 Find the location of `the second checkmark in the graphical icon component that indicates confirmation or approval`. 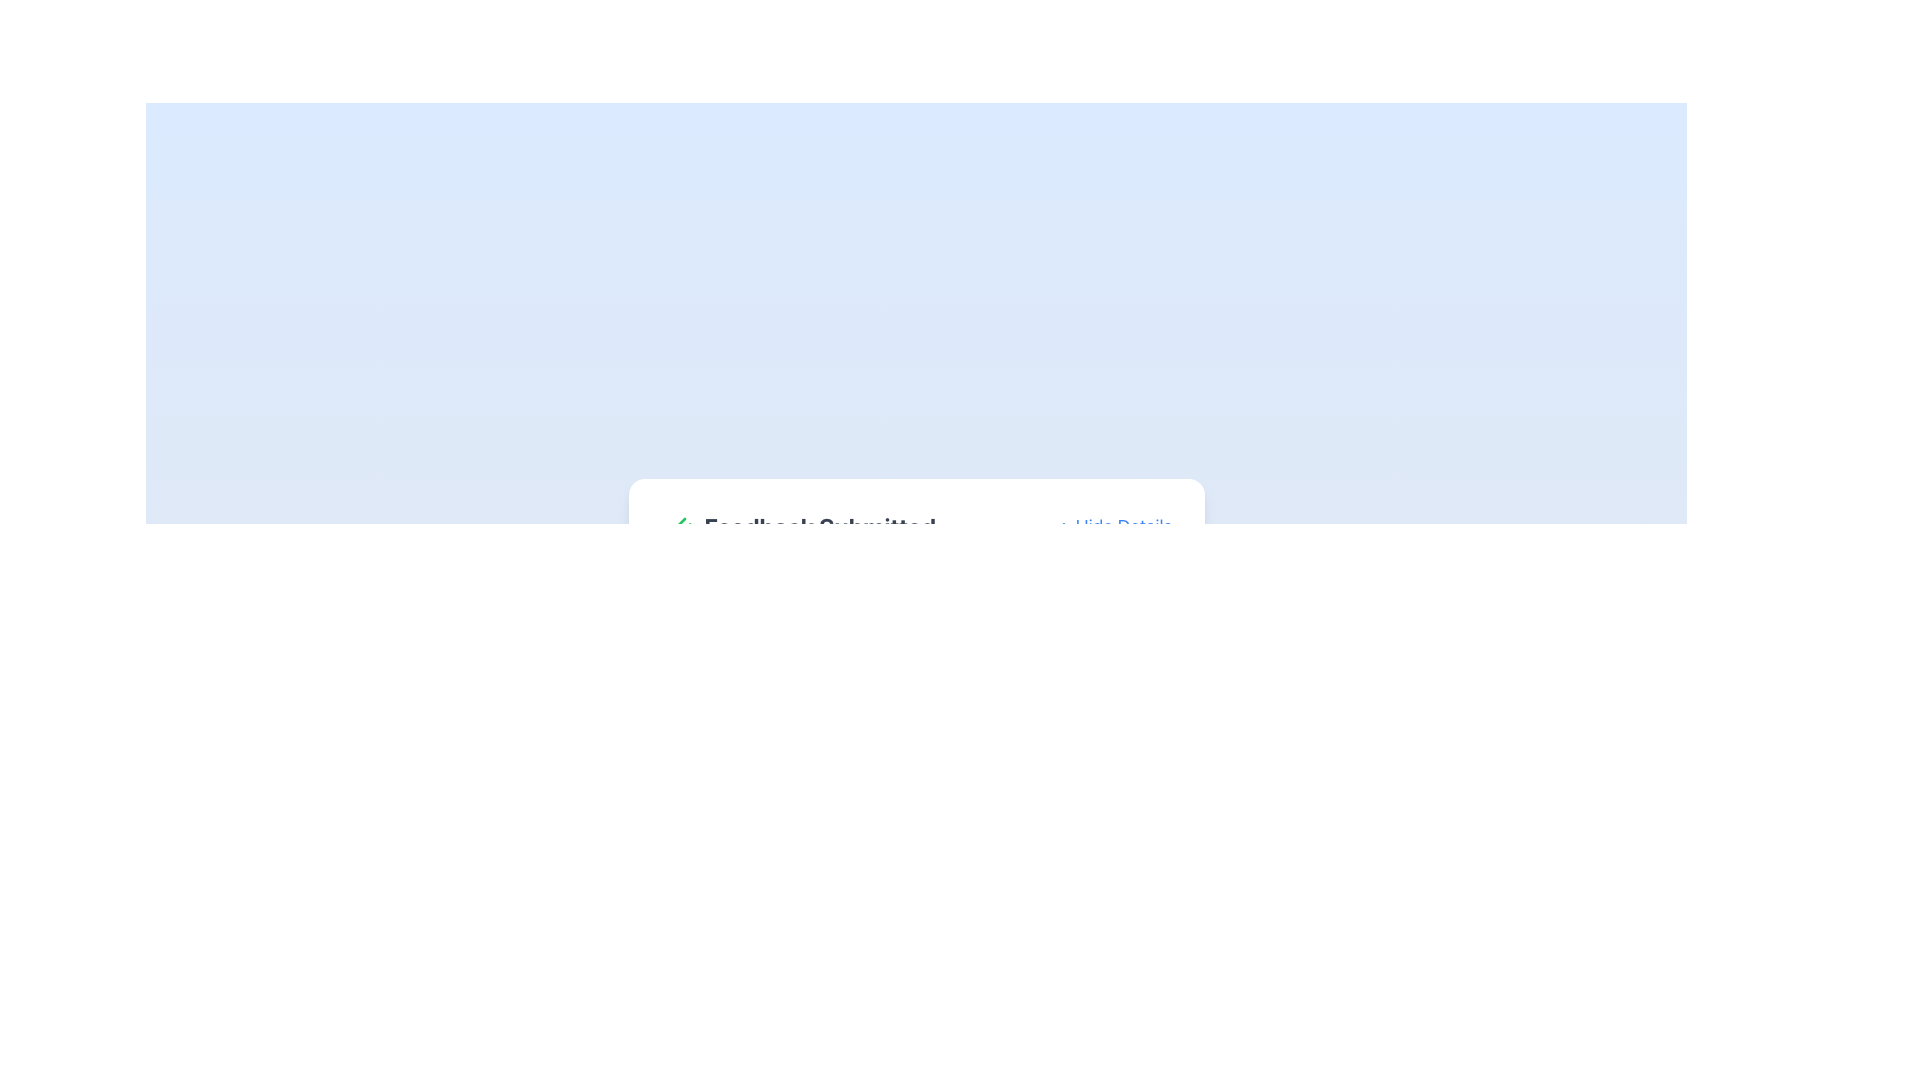

the second checkmark in the graphical icon component that indicates confirmation or approval is located at coordinates (683, 527).